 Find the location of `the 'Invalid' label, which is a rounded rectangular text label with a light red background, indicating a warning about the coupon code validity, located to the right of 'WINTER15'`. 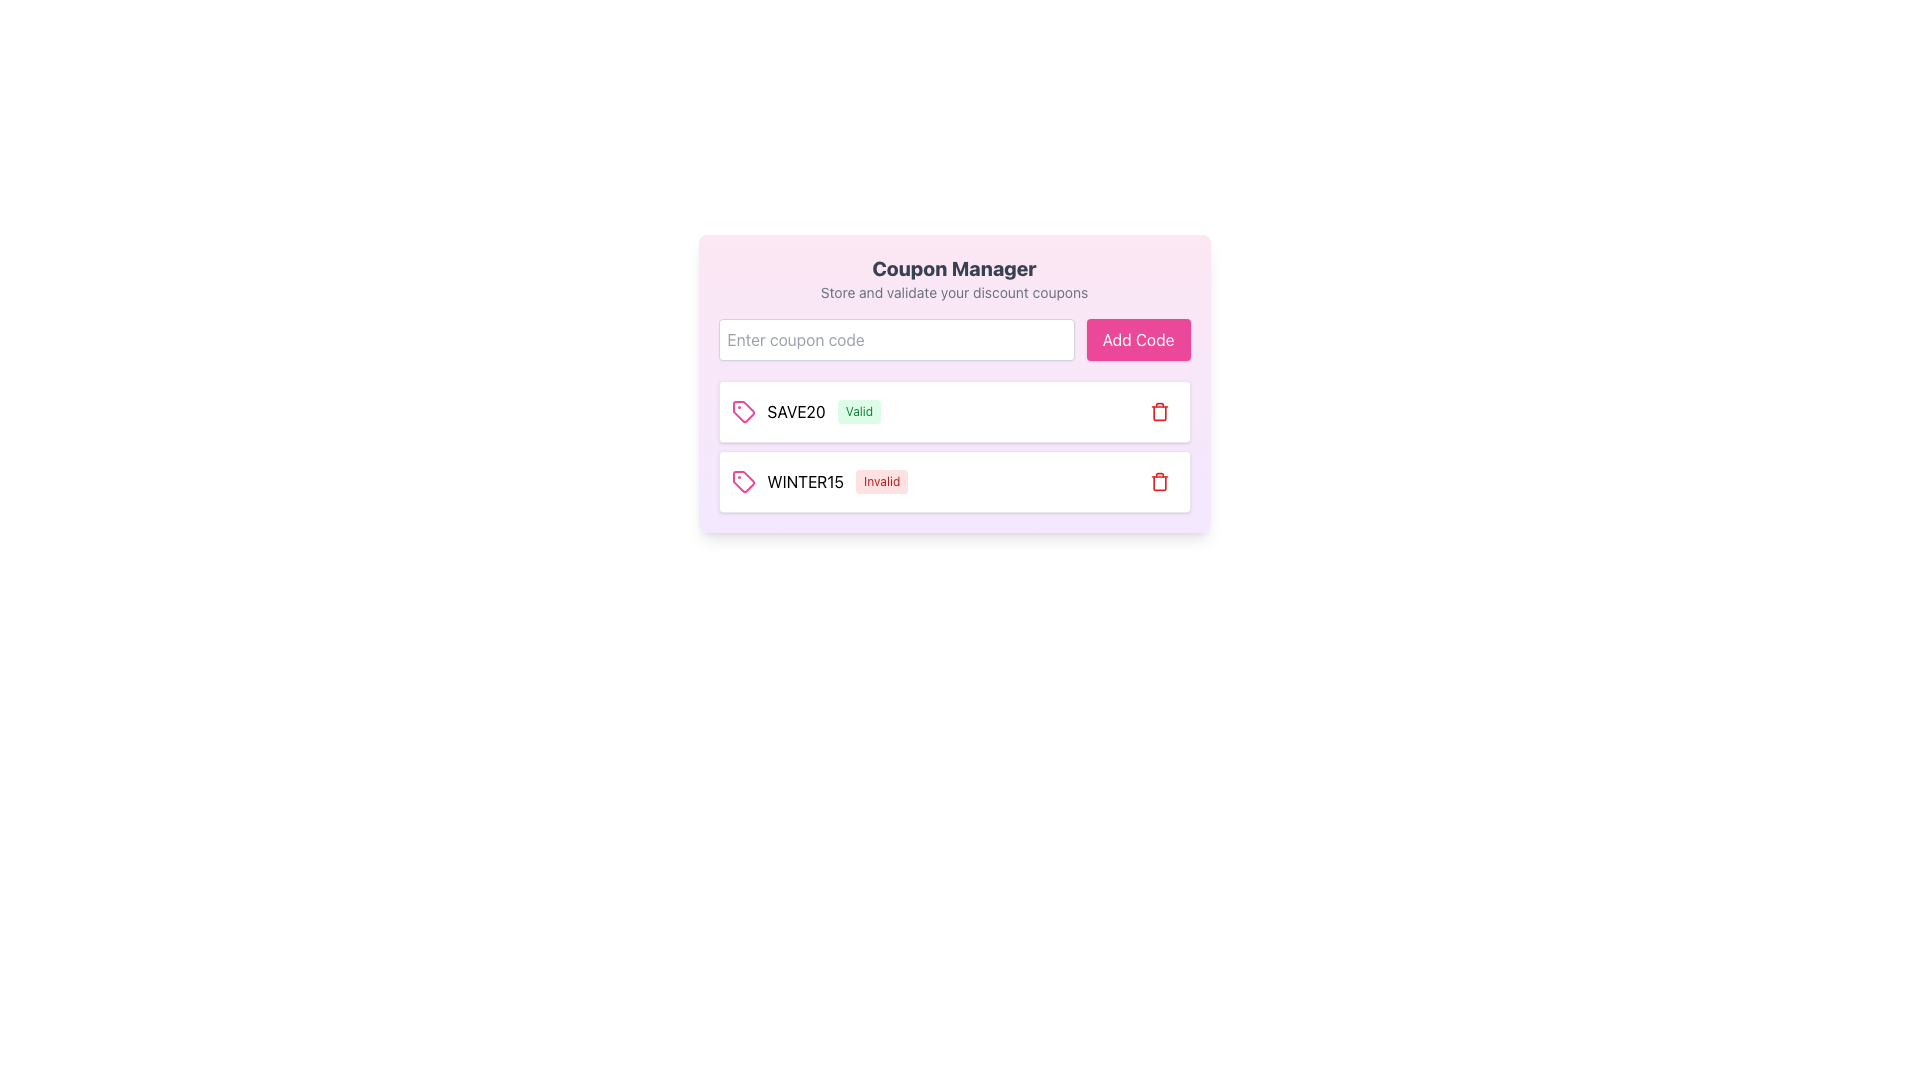

the 'Invalid' label, which is a rounded rectangular text label with a light red background, indicating a warning about the coupon code validity, located to the right of 'WINTER15' is located at coordinates (881, 482).